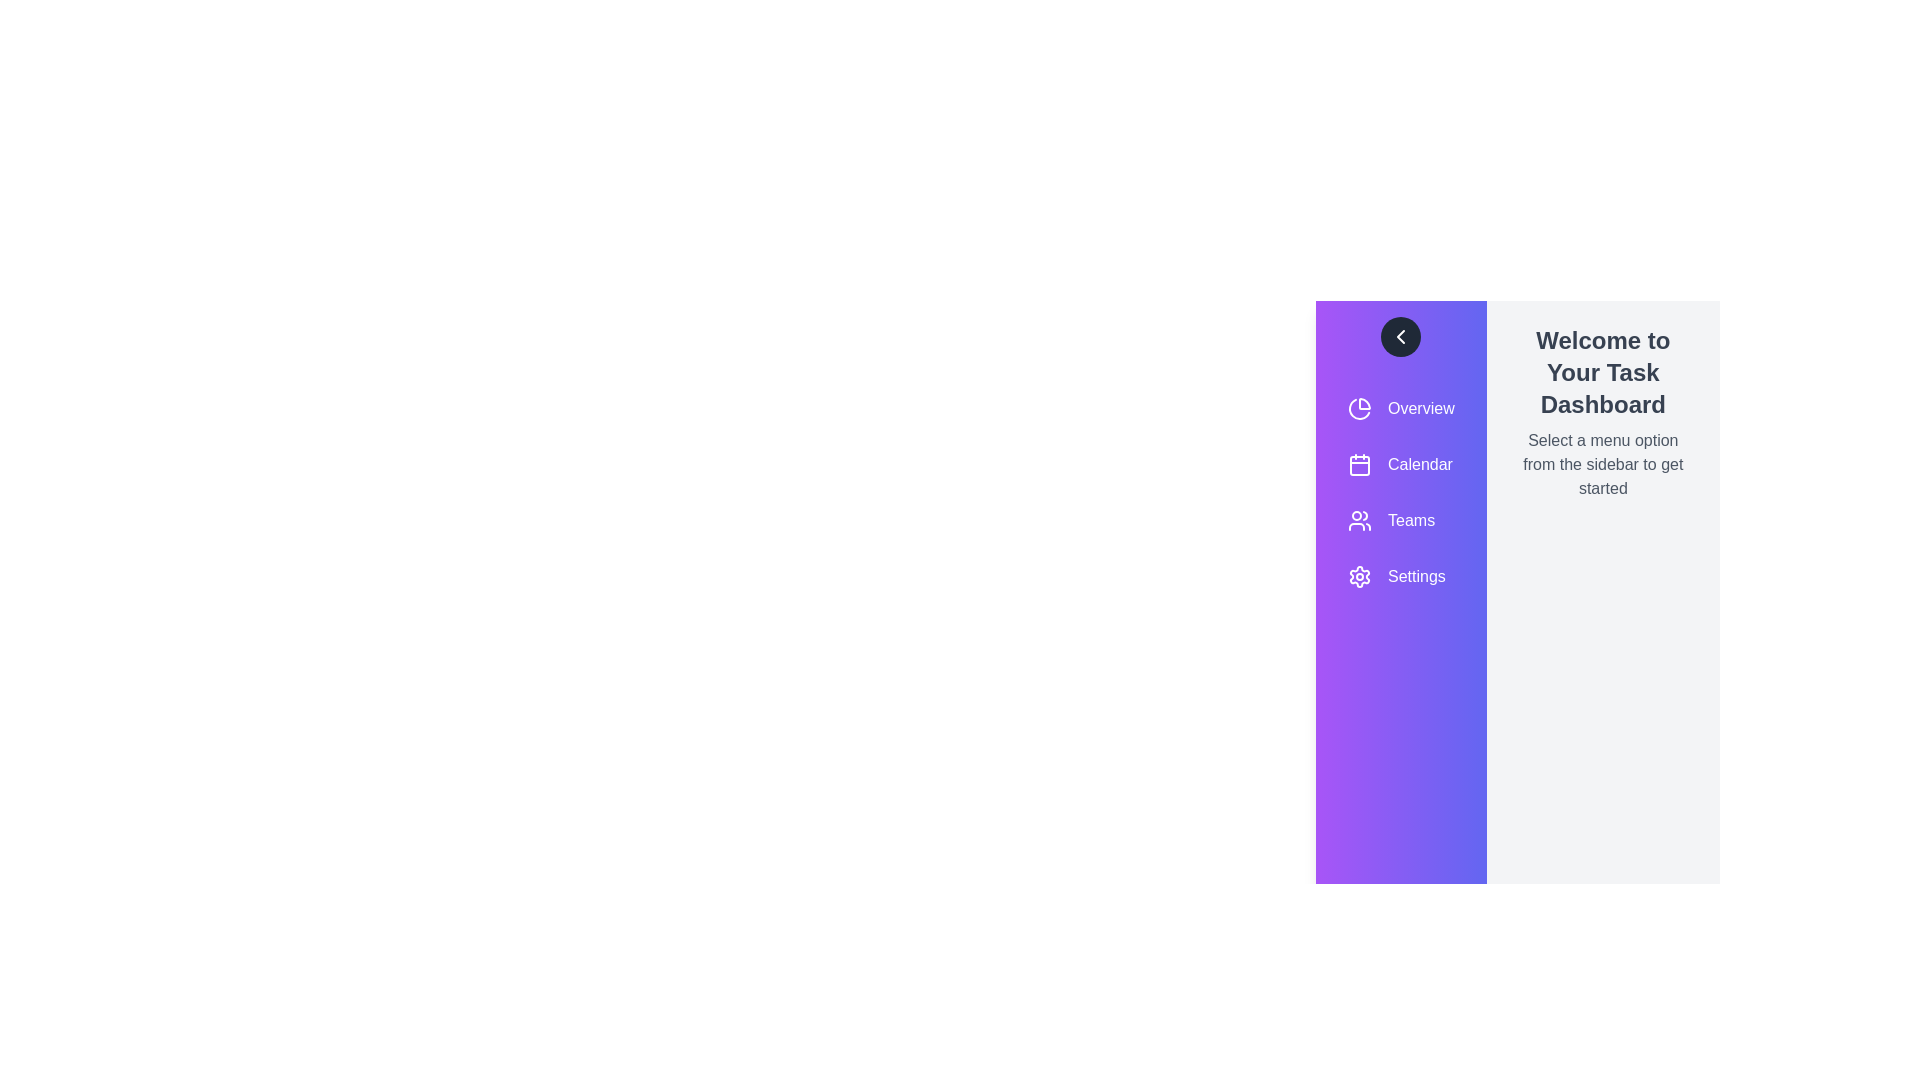 This screenshot has height=1080, width=1920. I want to click on the menu item labeled Overview, so click(1400, 407).